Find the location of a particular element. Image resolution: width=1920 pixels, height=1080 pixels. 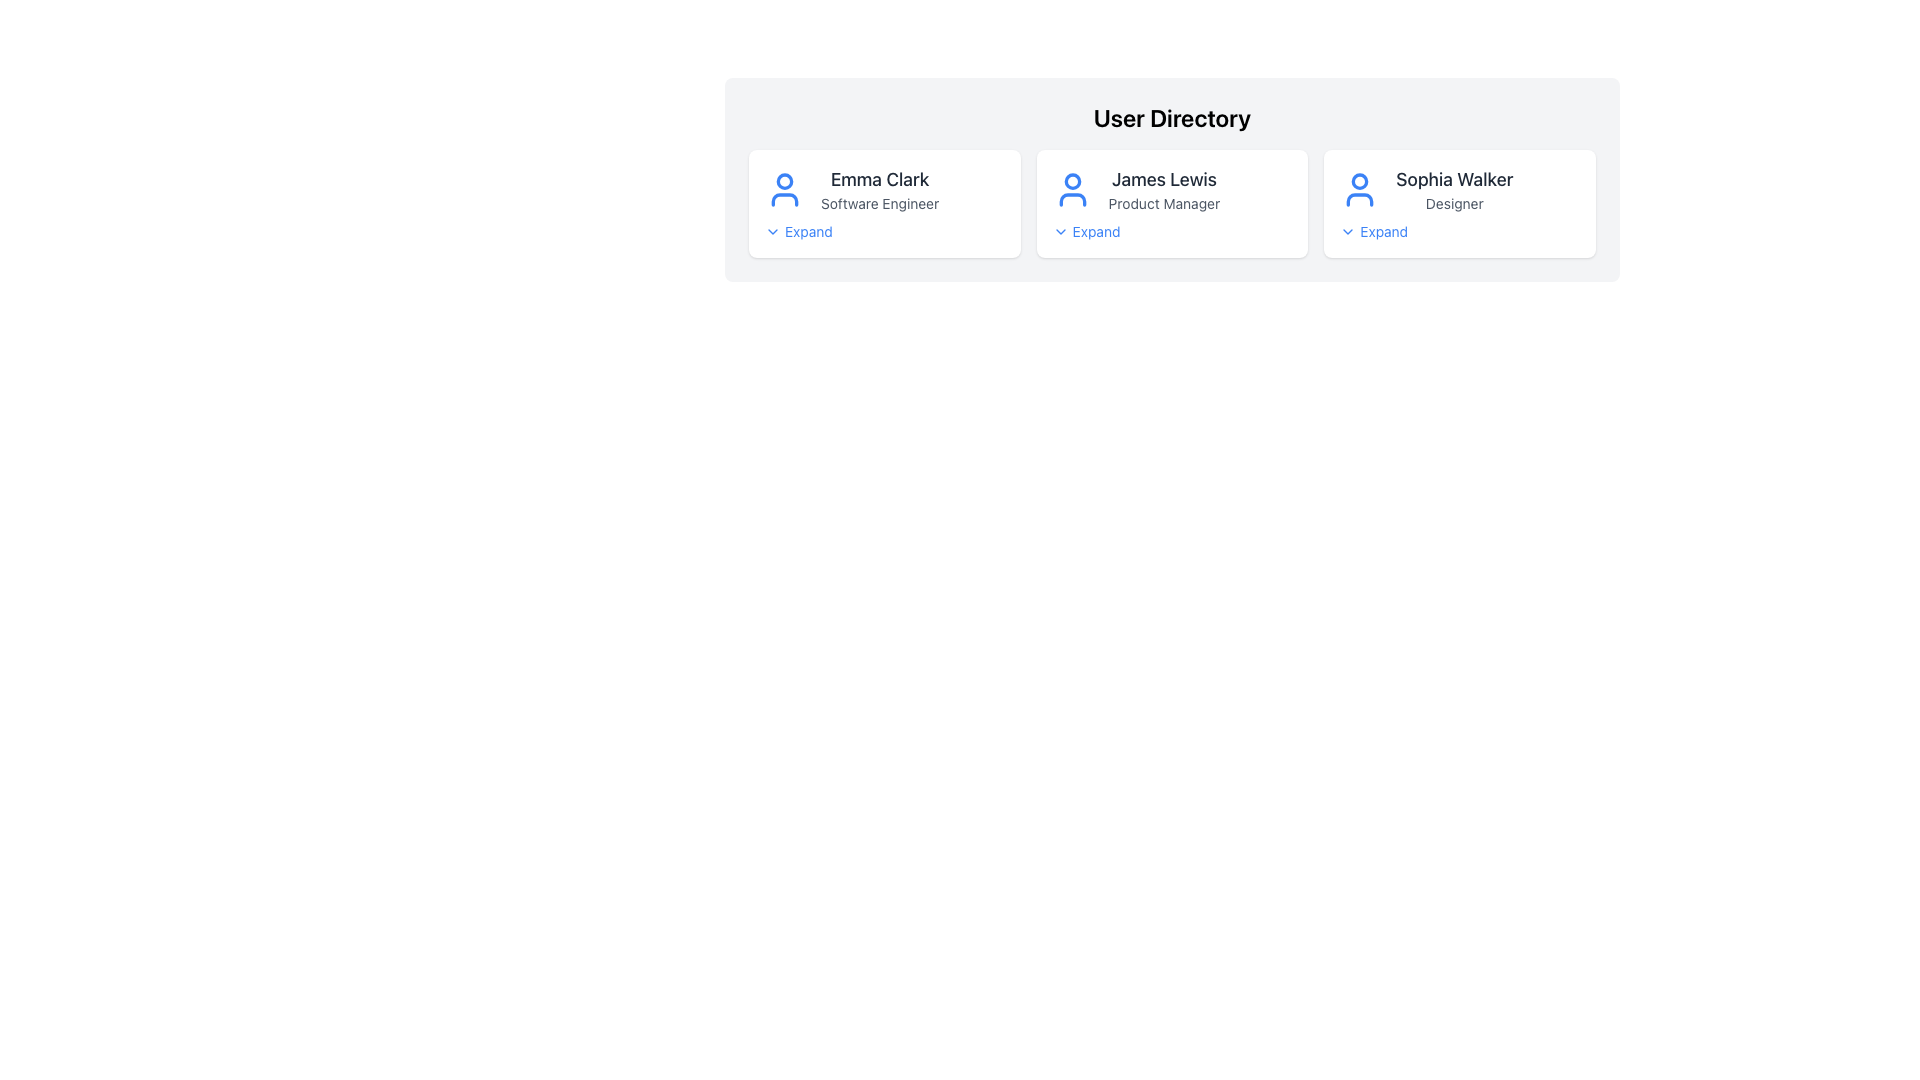

lower section of the user profile icon in the third user card under 'Sophia Walker' for debugging or design purposes by clicking on it is located at coordinates (1360, 200).